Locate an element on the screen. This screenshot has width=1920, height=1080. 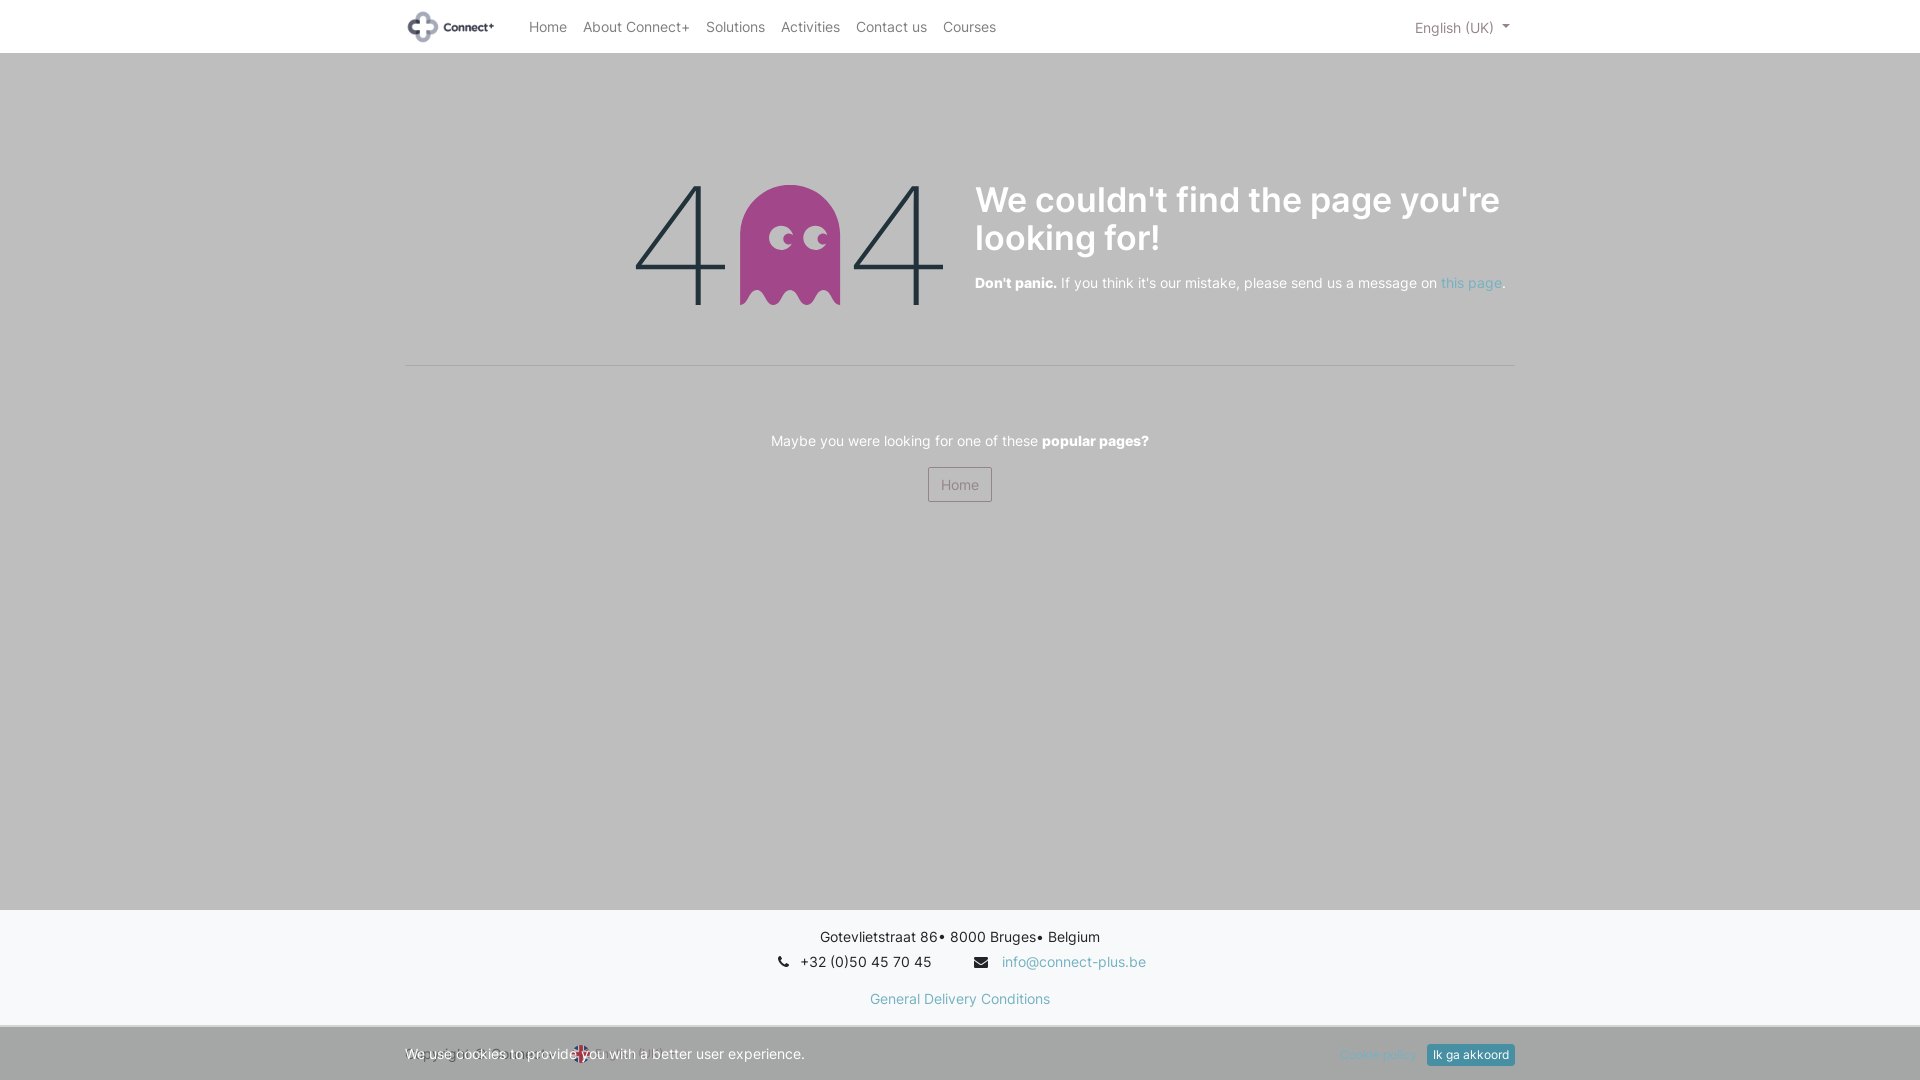
'Courses' is located at coordinates (969, 26).